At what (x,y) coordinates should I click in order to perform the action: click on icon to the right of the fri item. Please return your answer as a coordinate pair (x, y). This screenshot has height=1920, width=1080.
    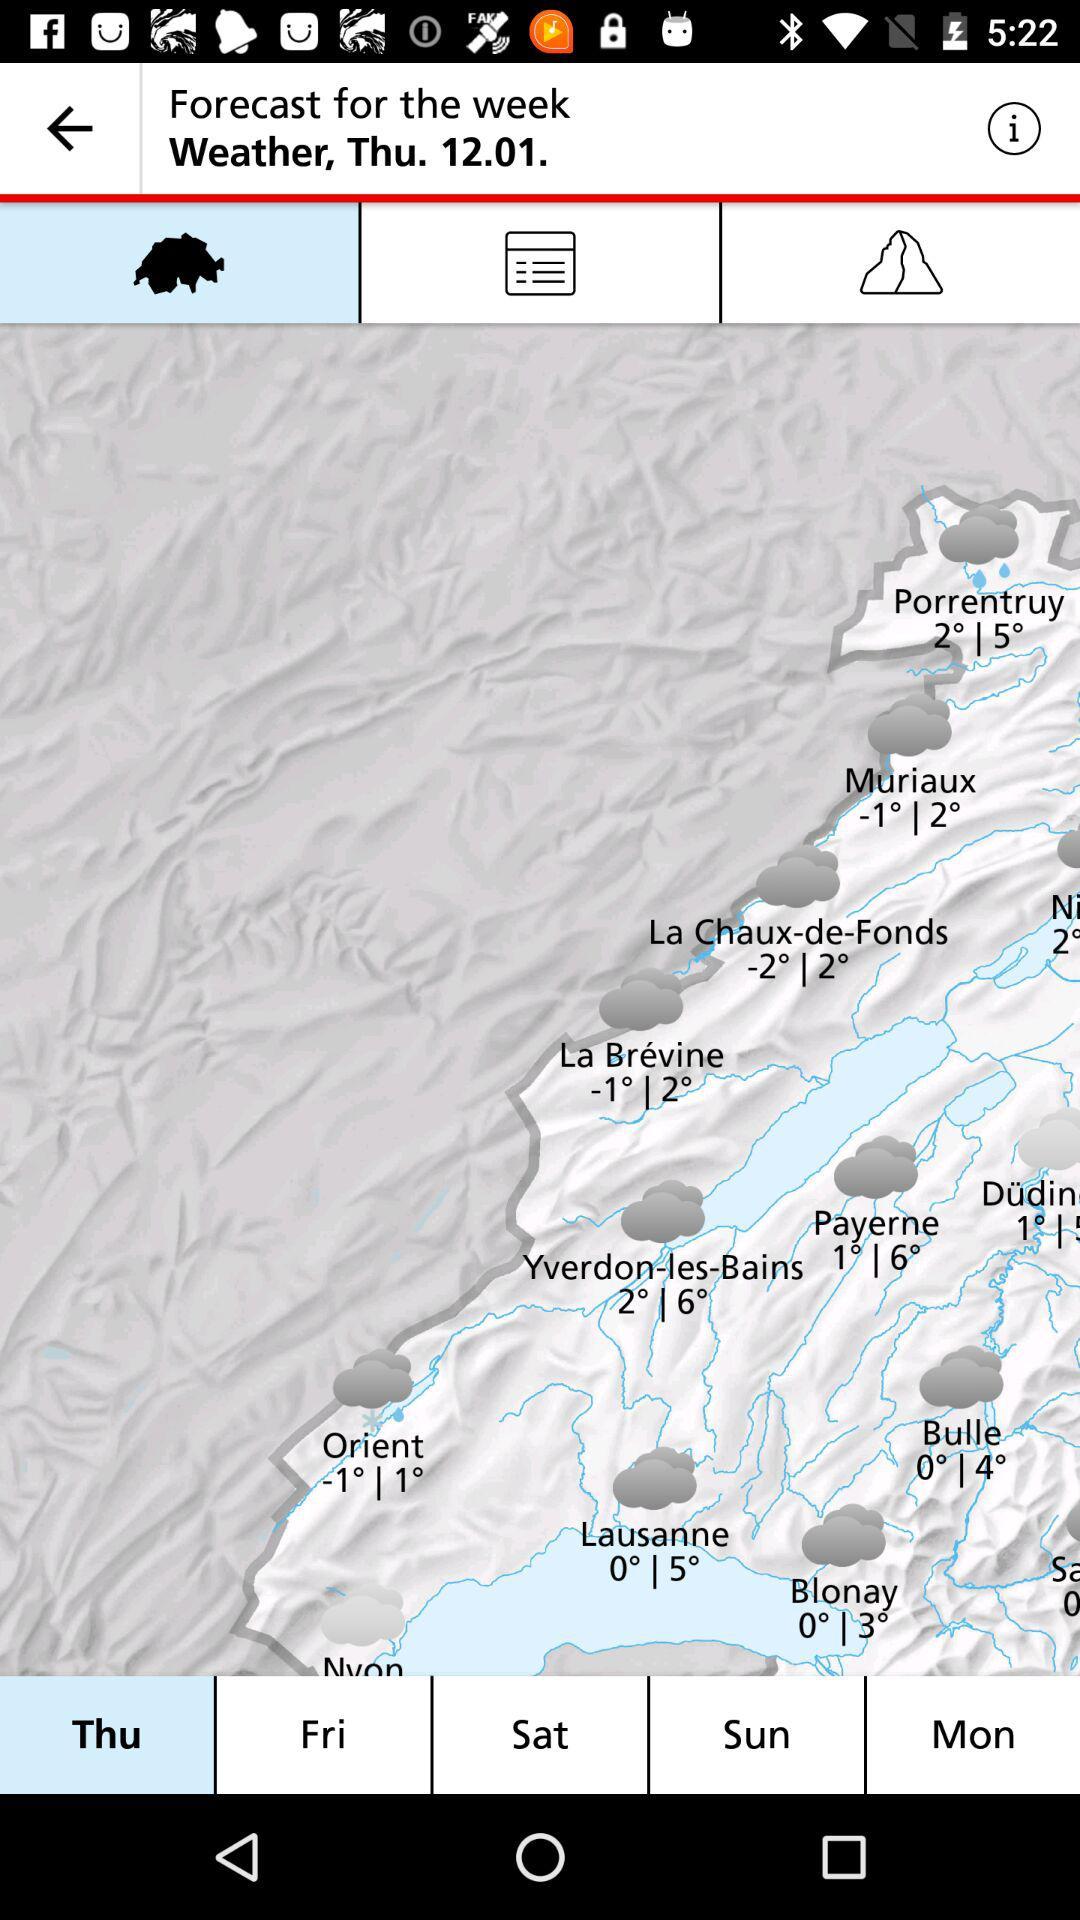
    Looking at the image, I should click on (540, 1734).